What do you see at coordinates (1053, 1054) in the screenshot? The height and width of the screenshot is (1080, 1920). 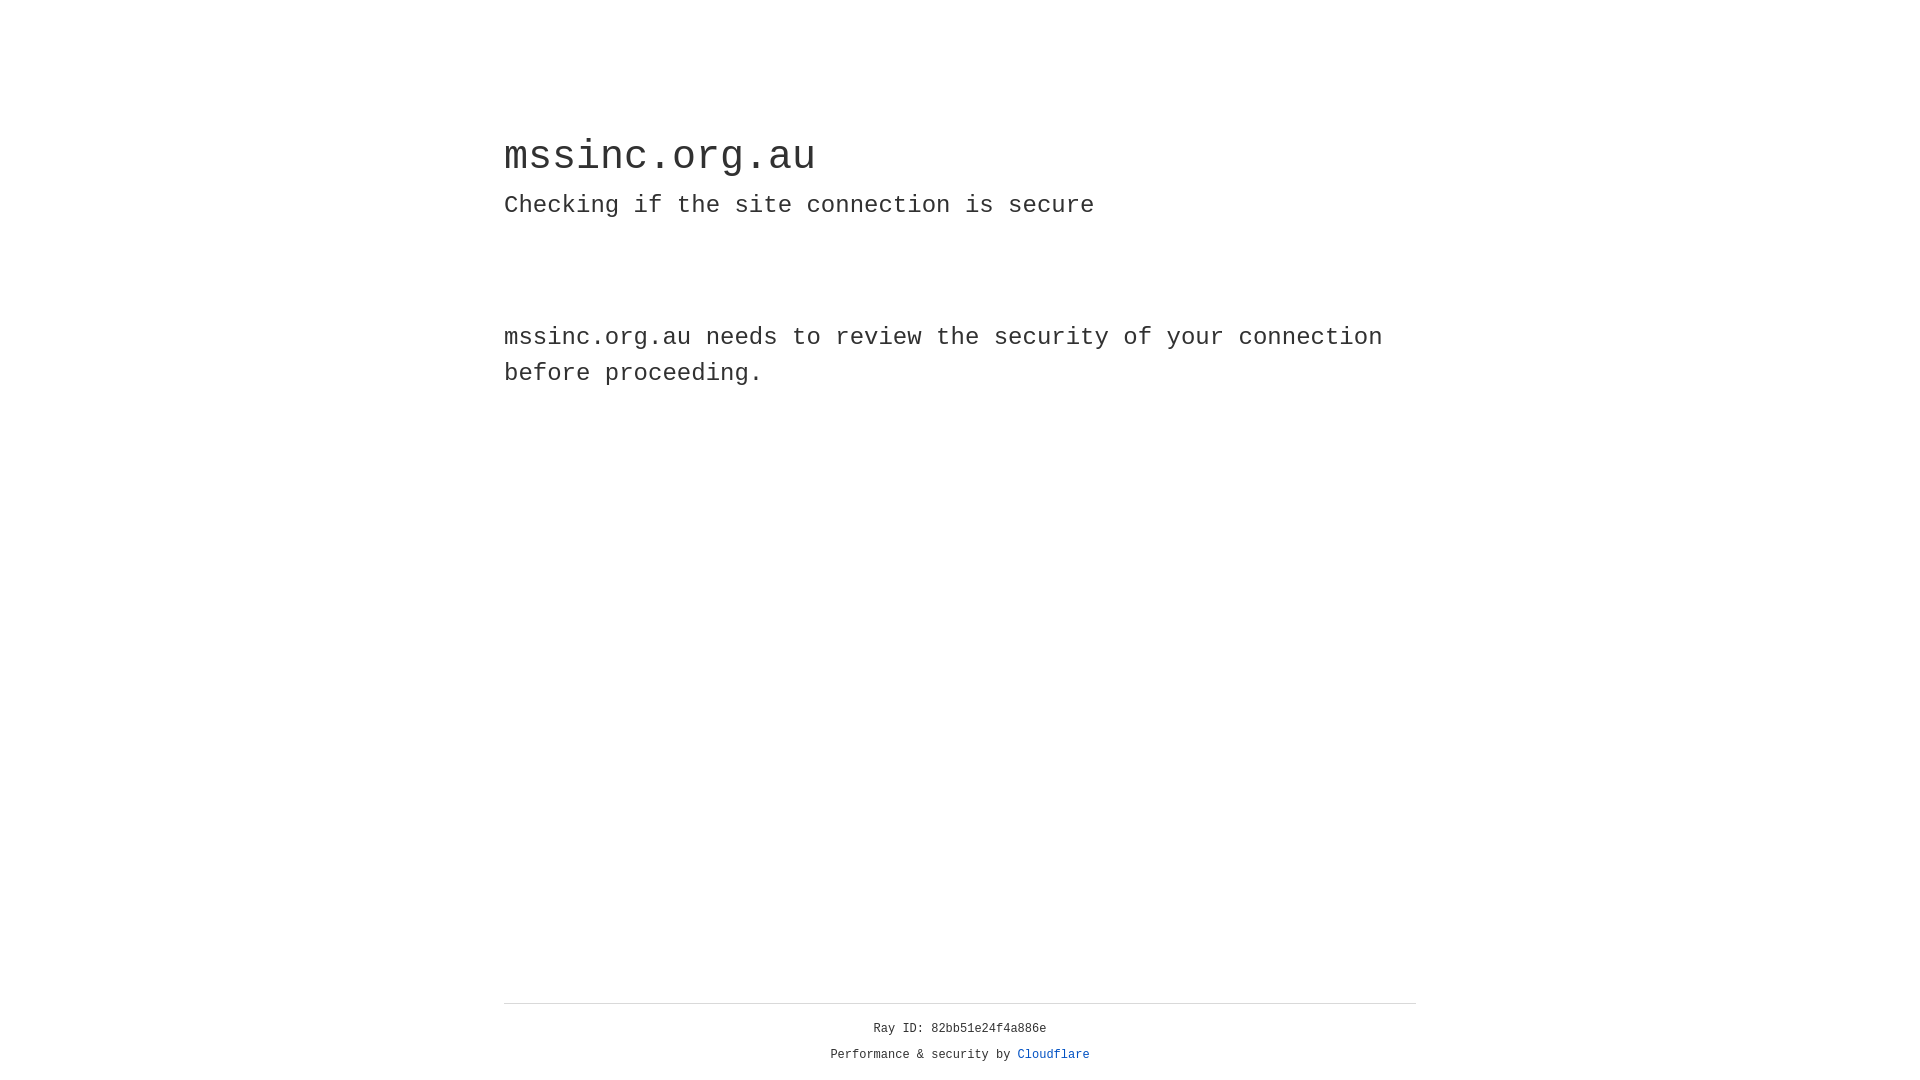 I see `'Cloudflare'` at bounding box center [1053, 1054].